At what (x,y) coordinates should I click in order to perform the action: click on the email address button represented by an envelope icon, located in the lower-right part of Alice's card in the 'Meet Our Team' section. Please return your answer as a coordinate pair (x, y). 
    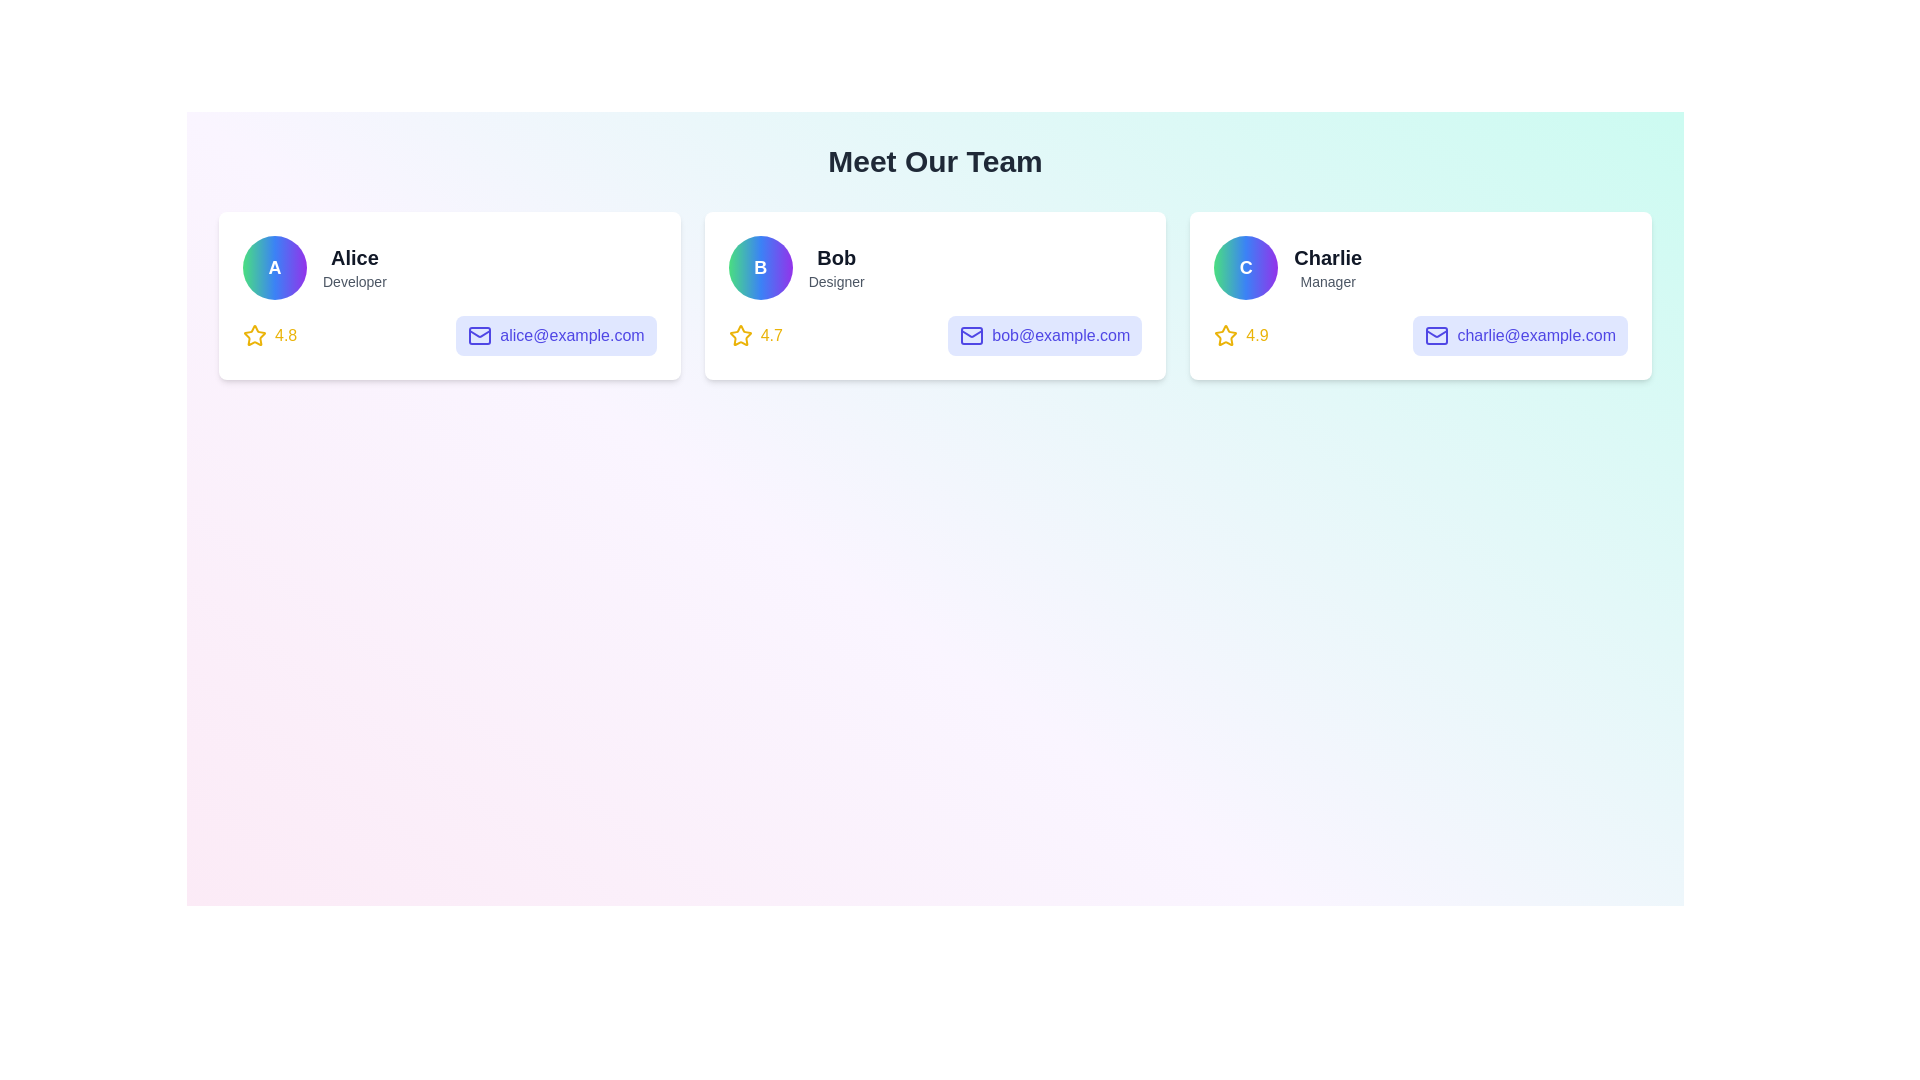
    Looking at the image, I should click on (480, 334).